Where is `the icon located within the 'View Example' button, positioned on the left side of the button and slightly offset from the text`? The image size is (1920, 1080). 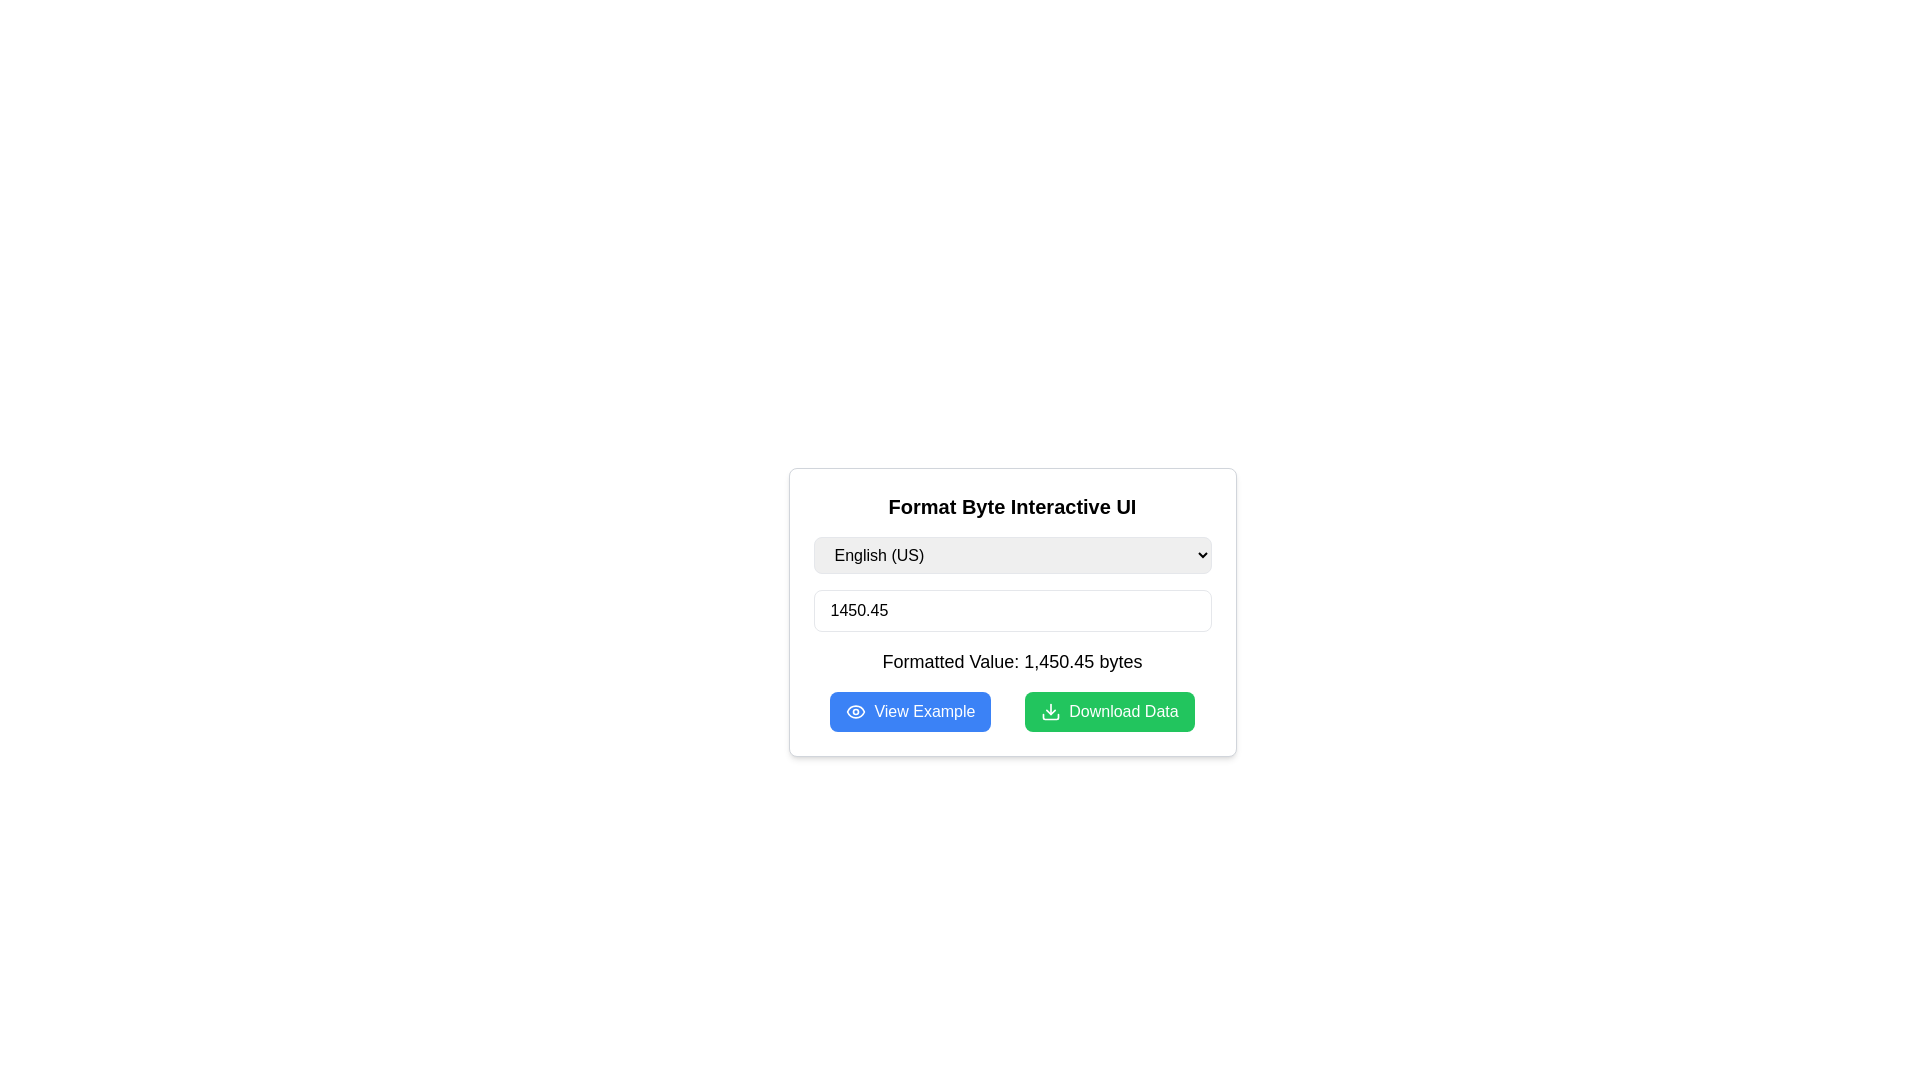 the icon located within the 'View Example' button, positioned on the left side of the button and slightly offset from the text is located at coordinates (856, 711).